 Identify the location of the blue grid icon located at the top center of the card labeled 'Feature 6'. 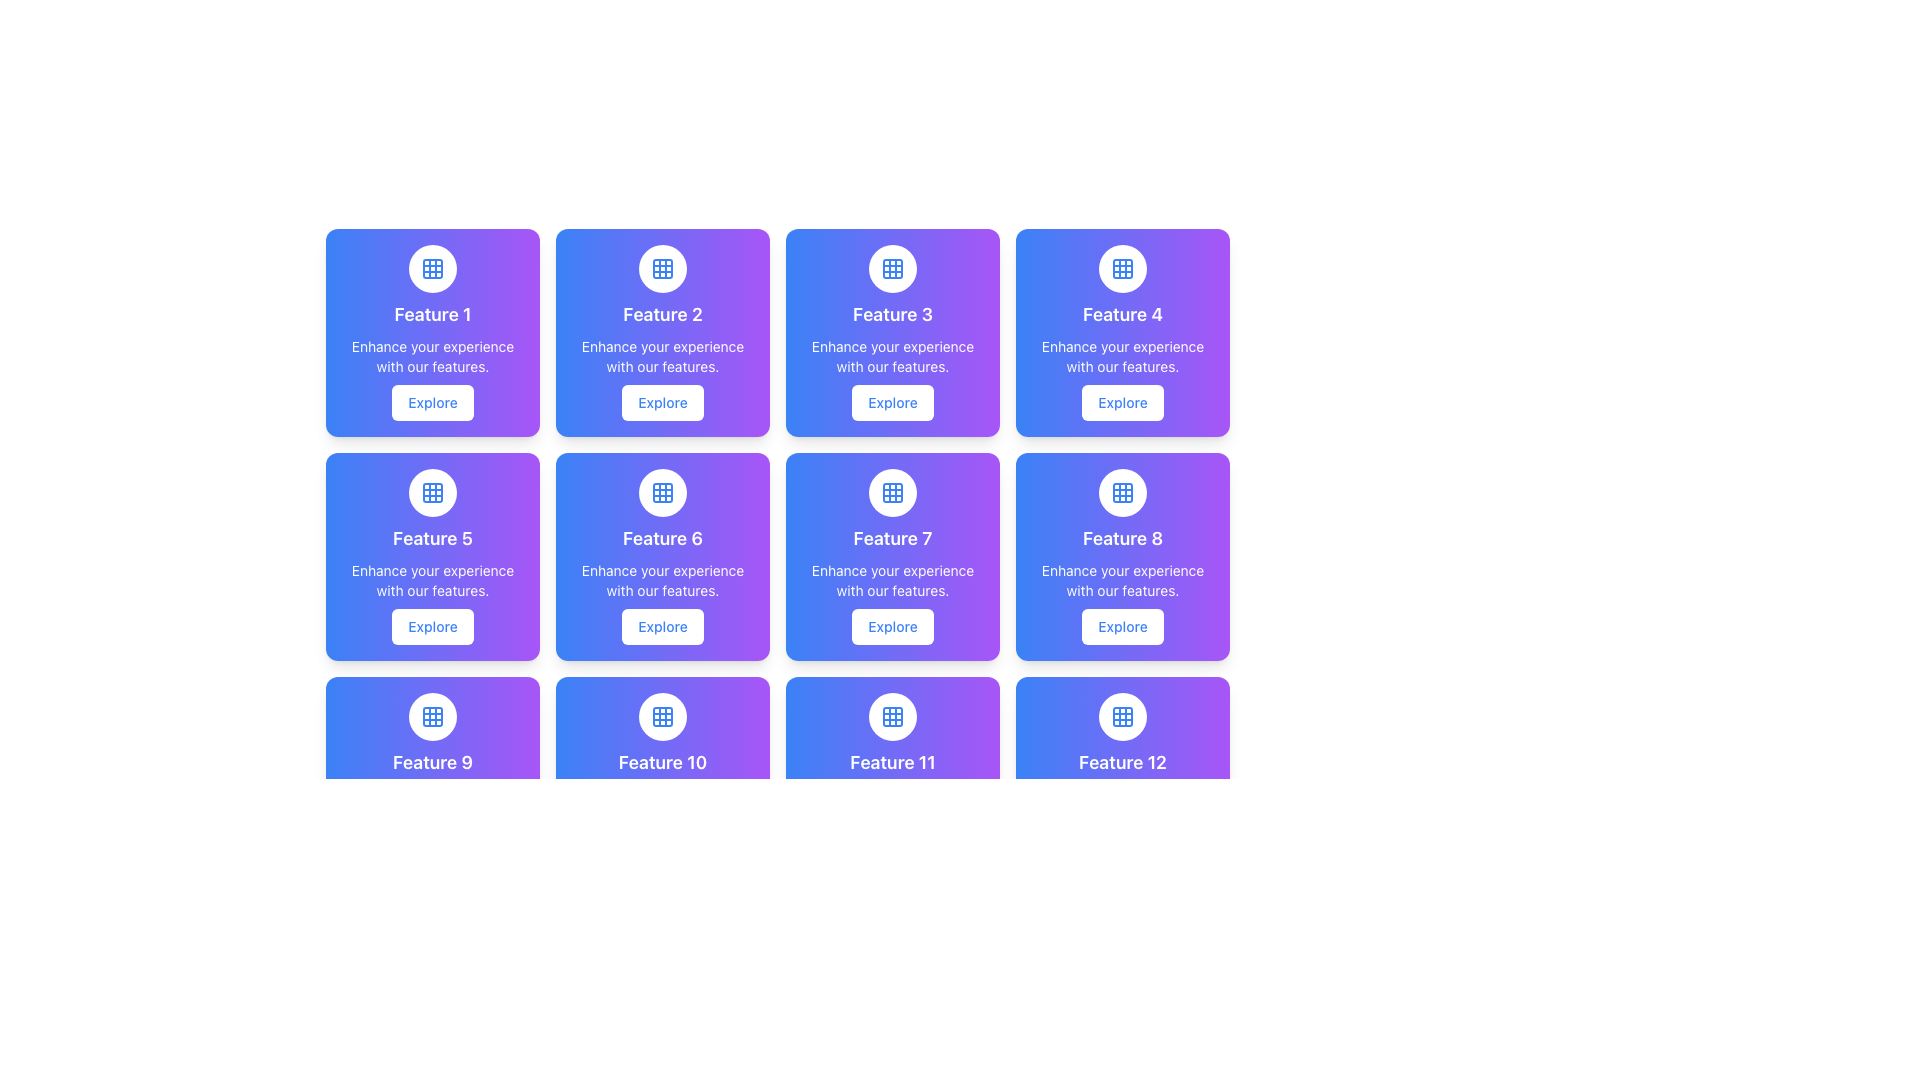
(662, 493).